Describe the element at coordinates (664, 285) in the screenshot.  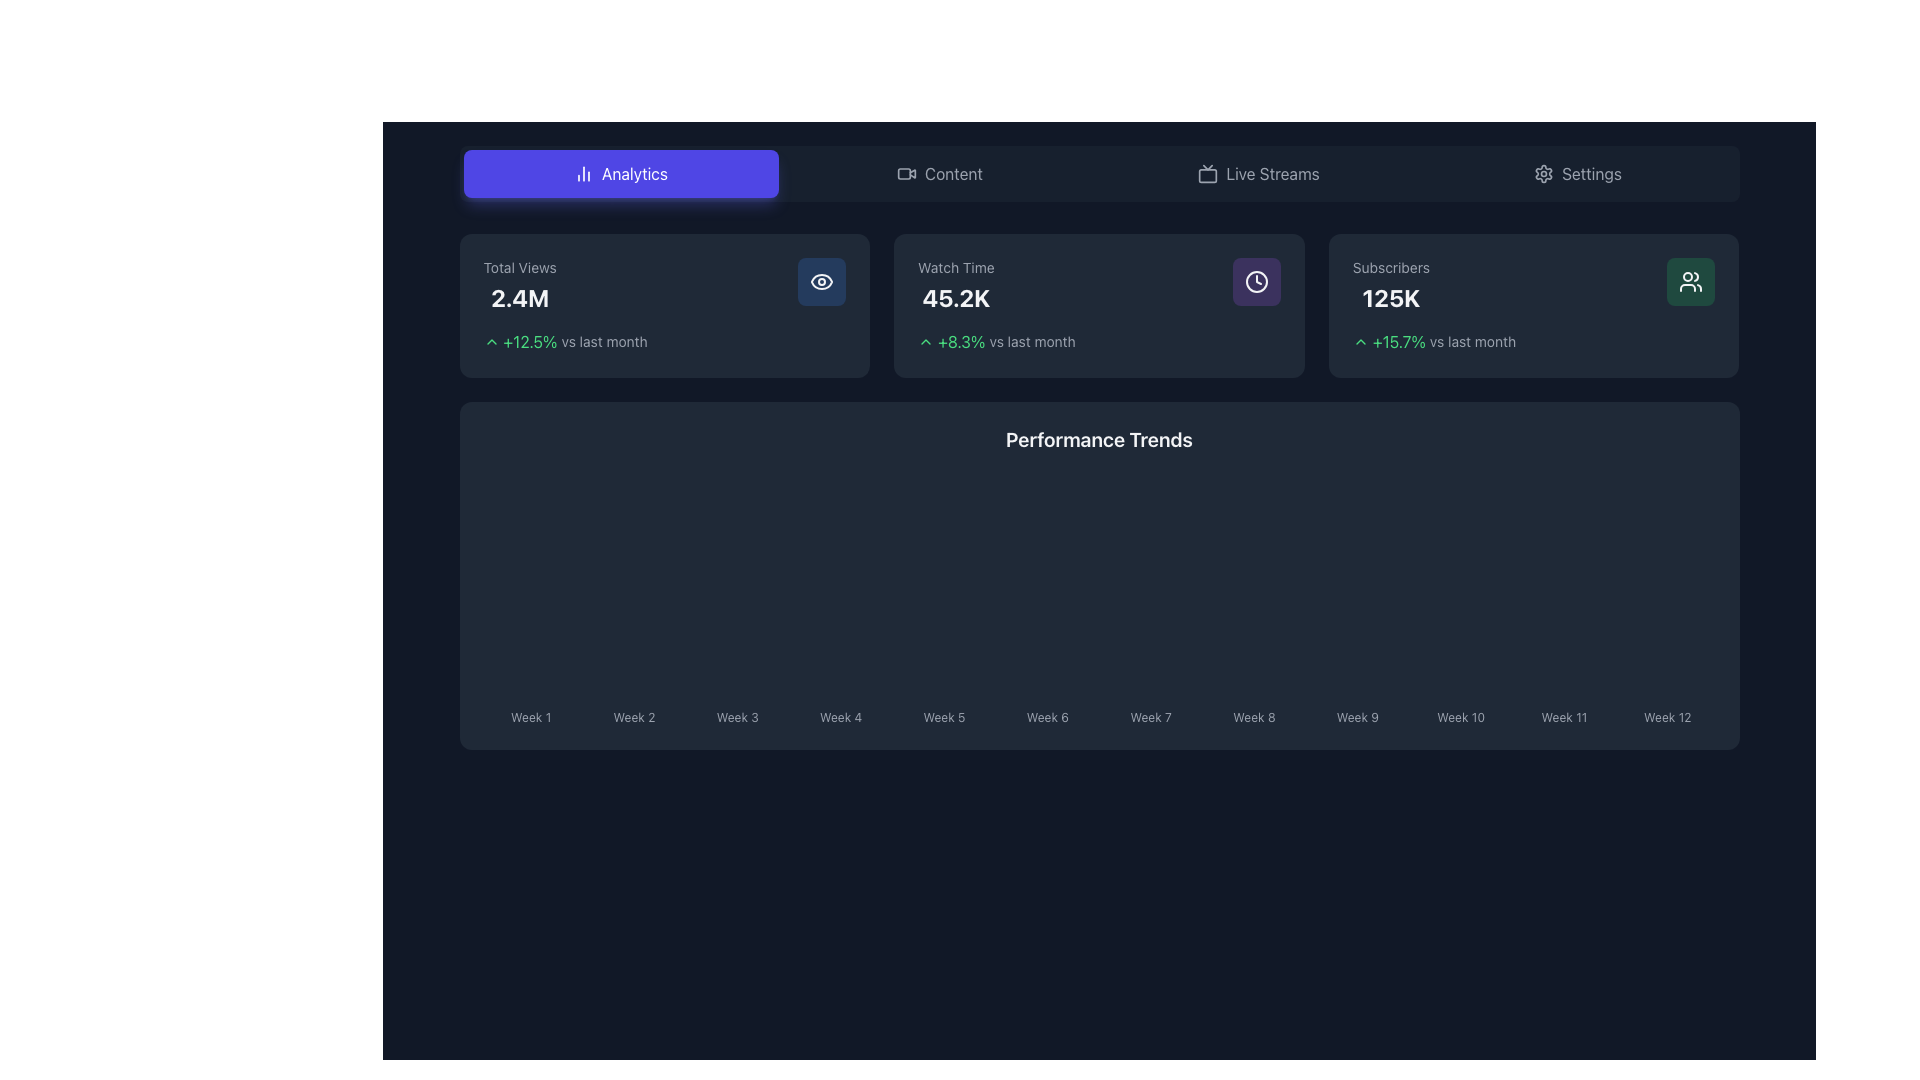
I see `the statistical data displayed in the Informational Display with Icon located in the top left of the dashboard, above the green percentage change indicator and to the left of the eye icon` at that location.